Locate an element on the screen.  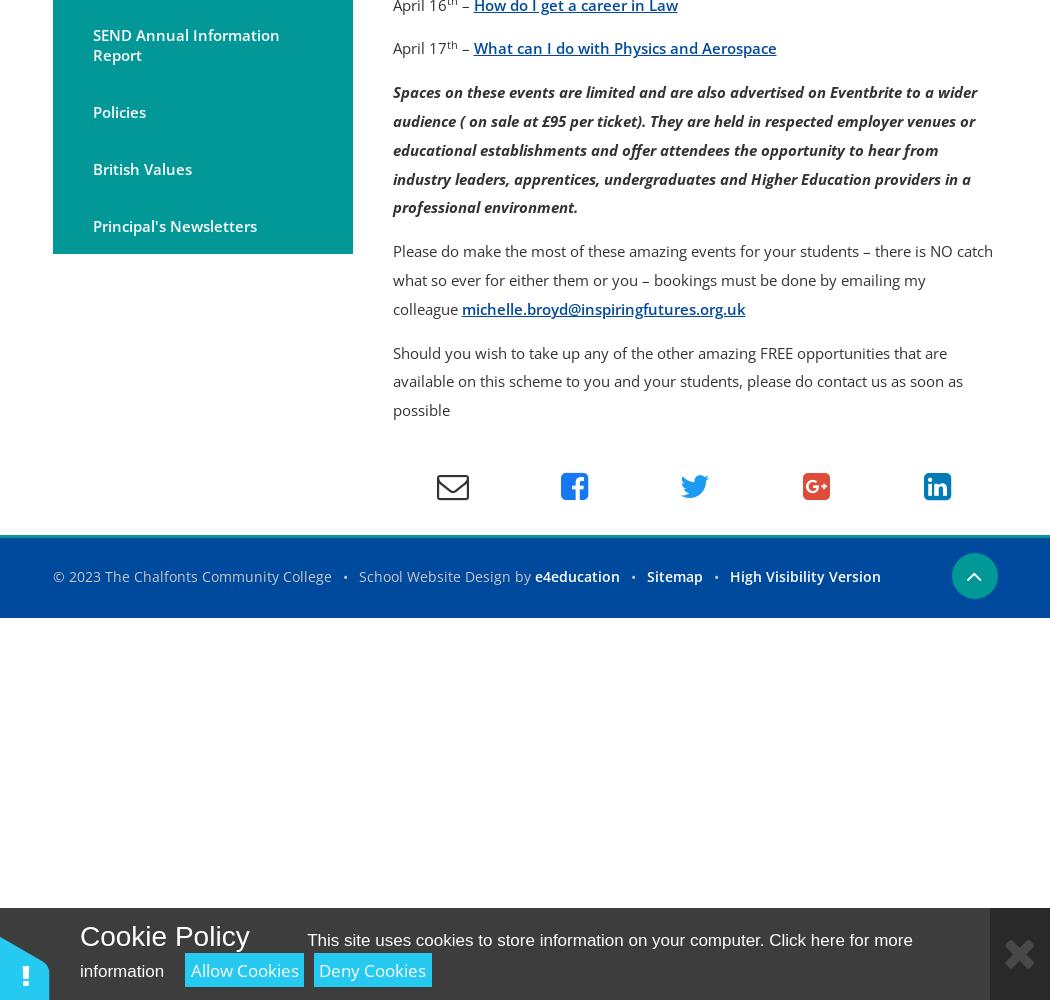
'April 17' is located at coordinates (417, 48).